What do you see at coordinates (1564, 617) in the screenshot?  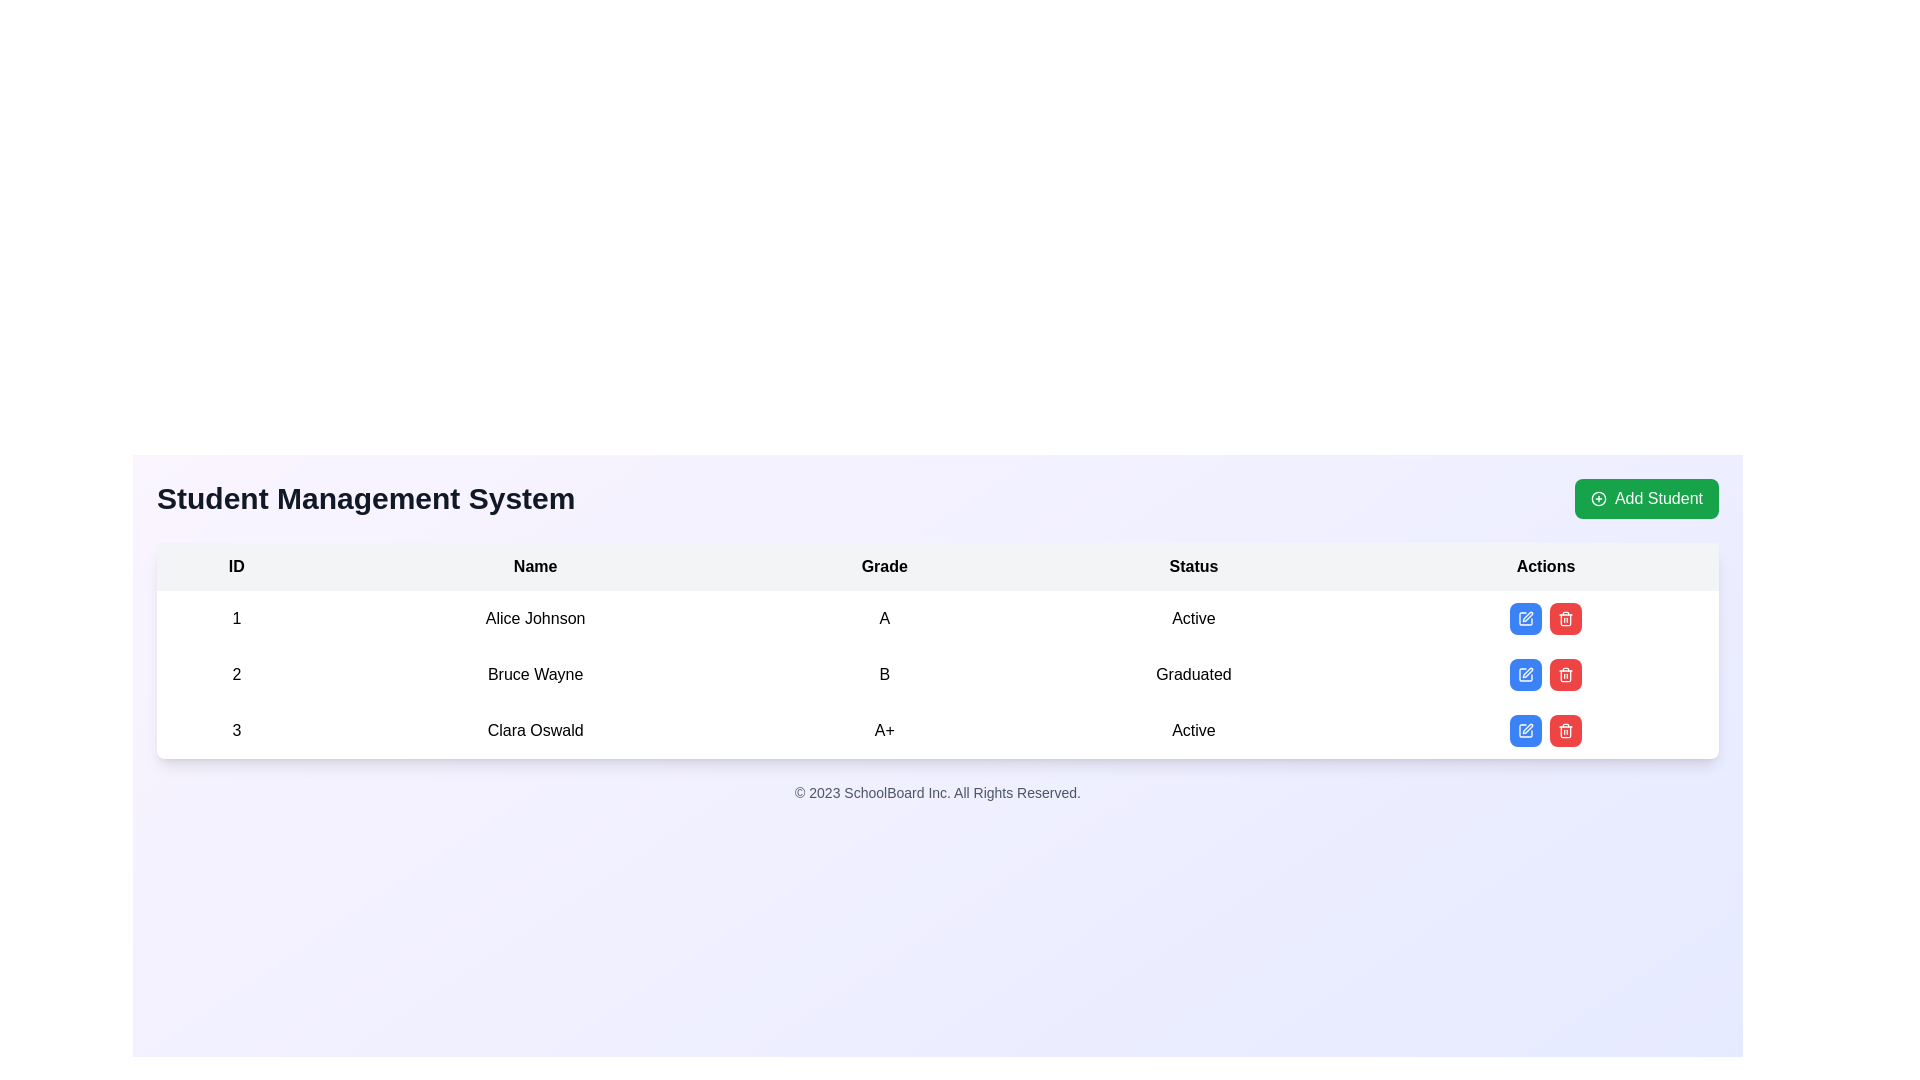 I see `the red, rounded button with a white trash bin icon` at bounding box center [1564, 617].